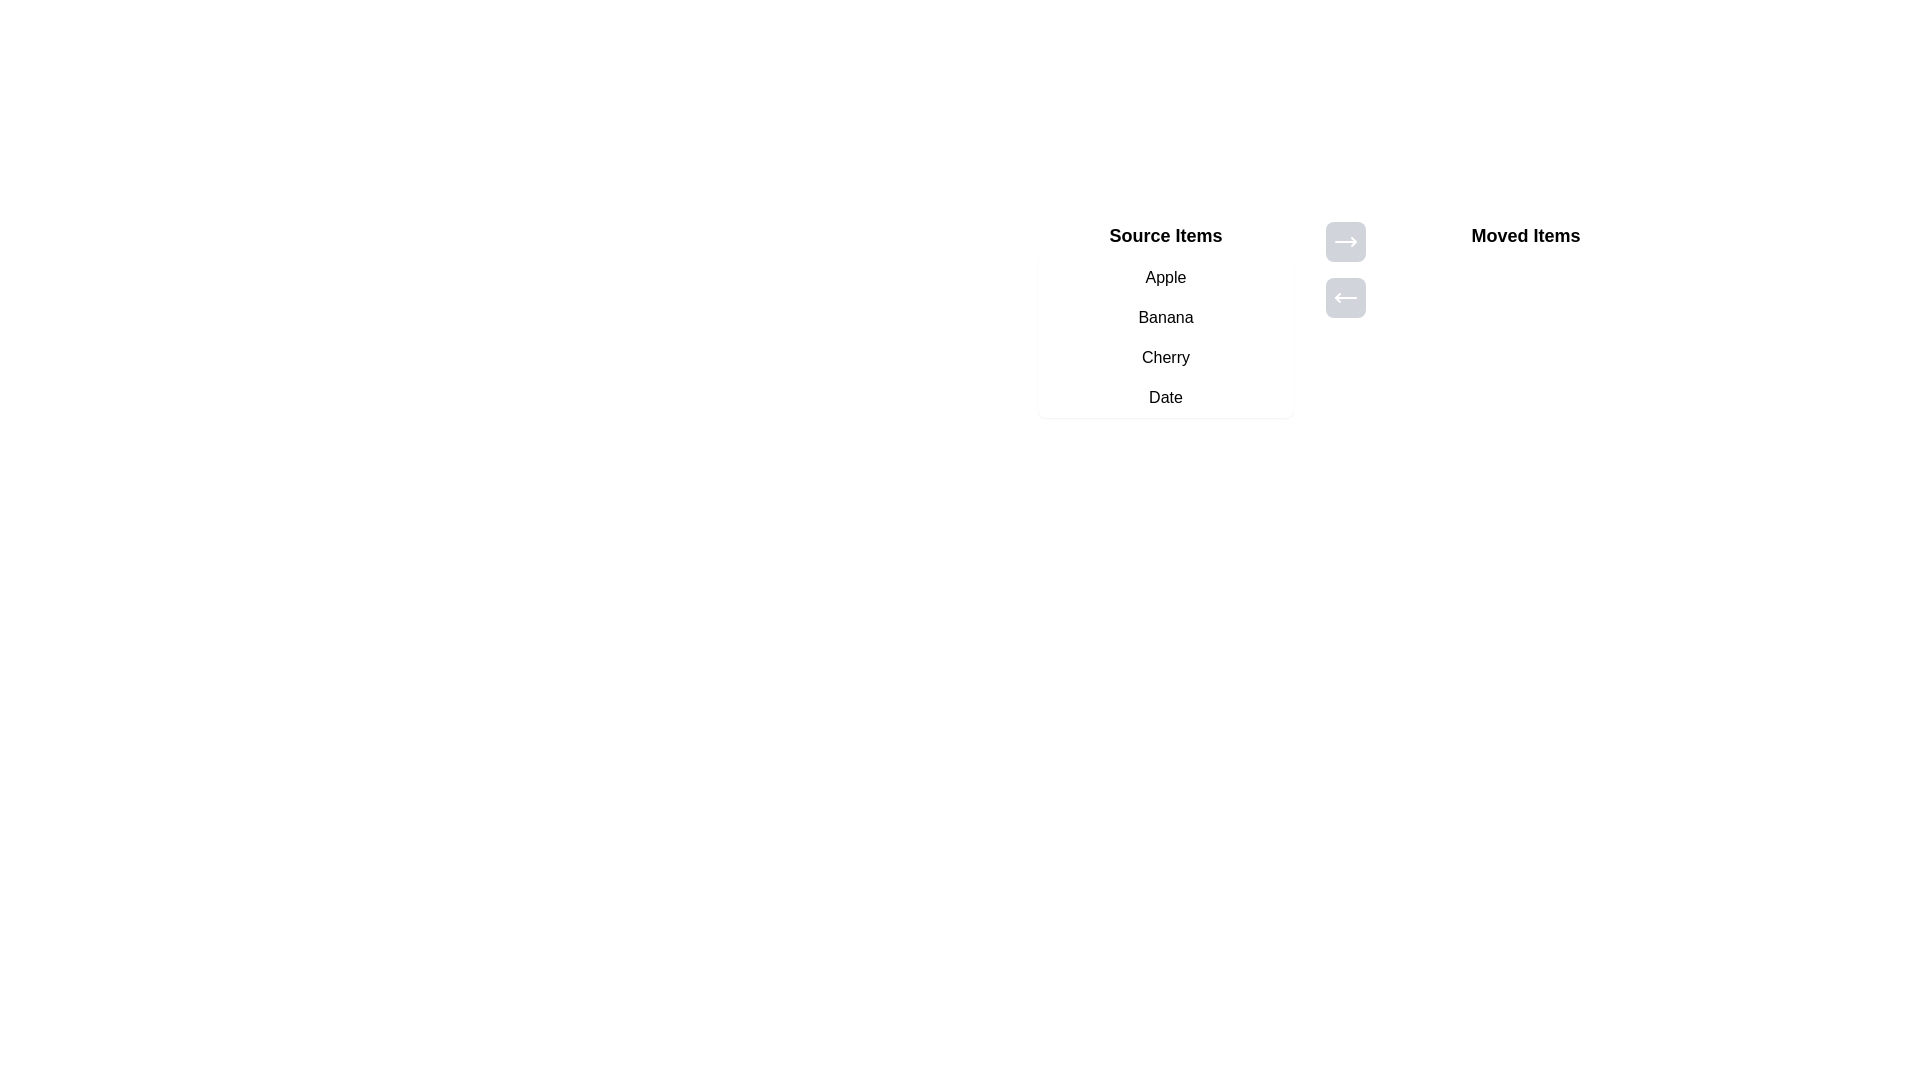  Describe the element at coordinates (1345, 241) in the screenshot. I see `the rightward-pointing arrow icon located in the button to the right of the 'Source Items' list to initiate a move action for selecting items` at that location.